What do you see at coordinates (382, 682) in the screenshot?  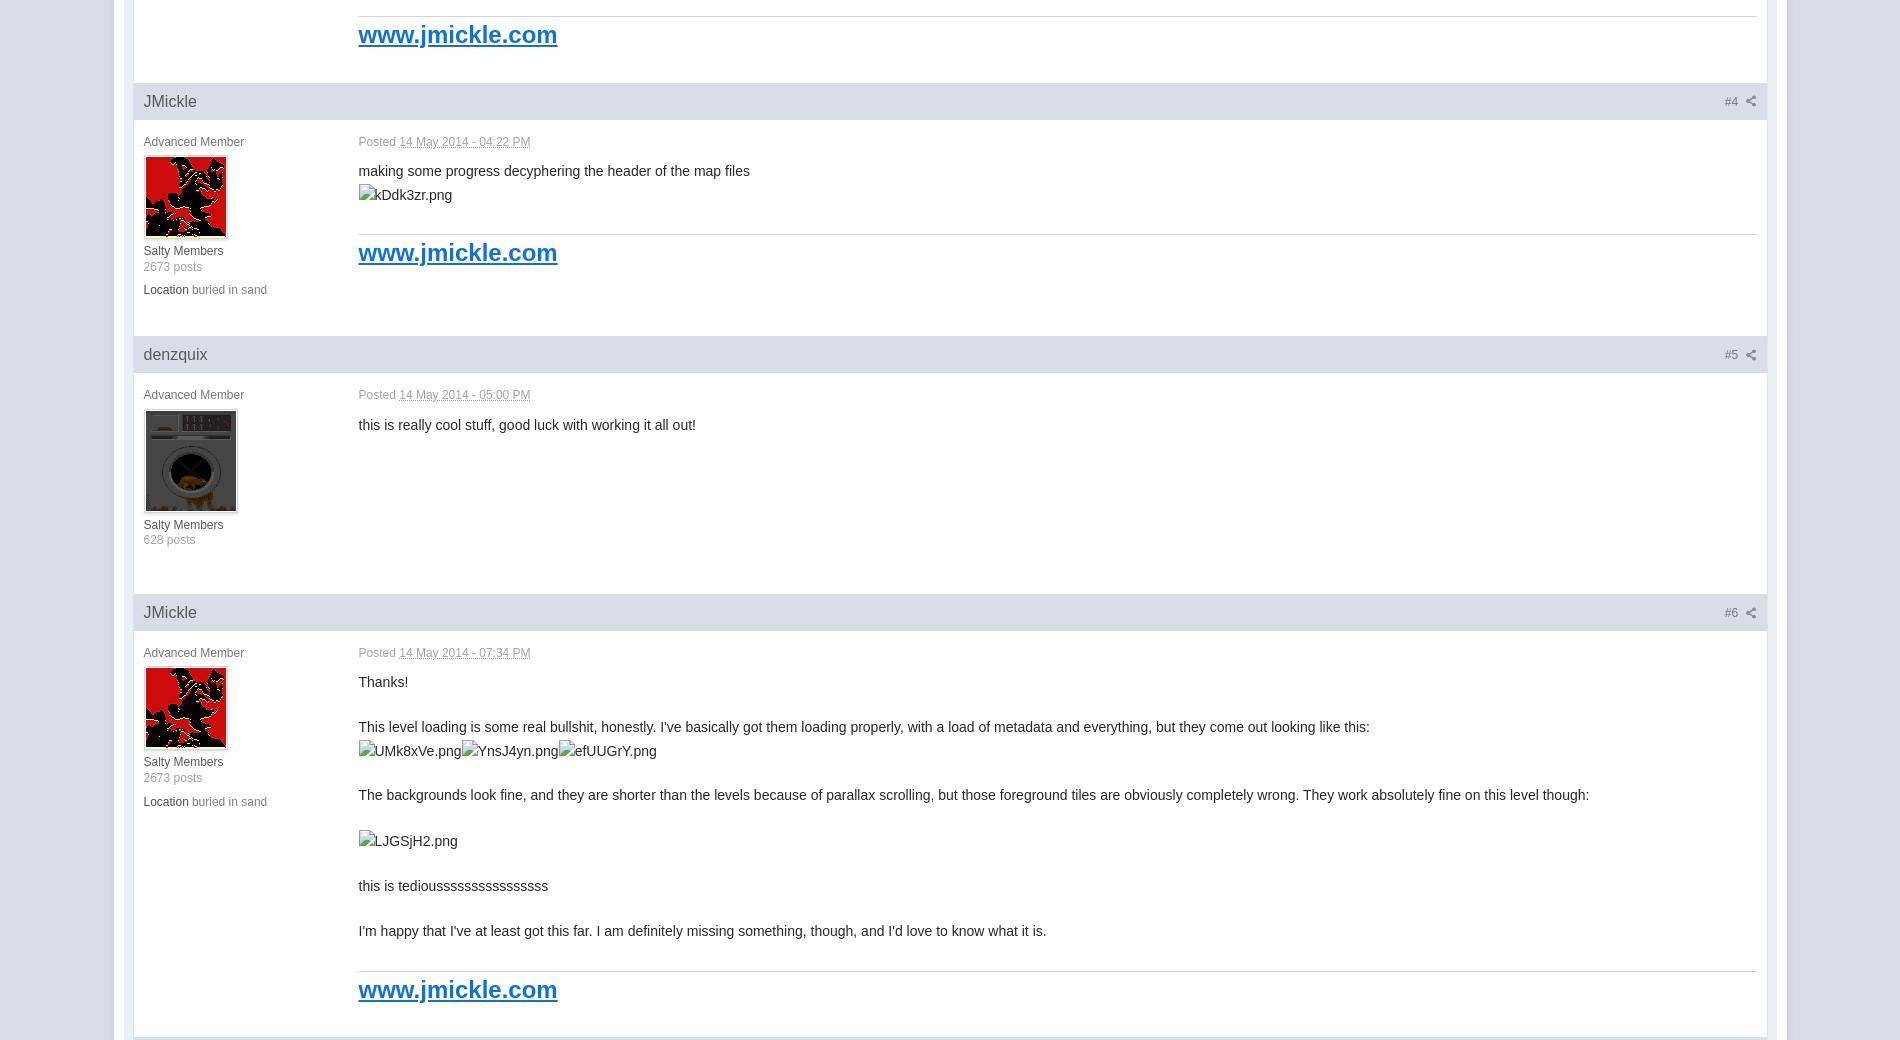 I see `'Thanks!'` at bounding box center [382, 682].